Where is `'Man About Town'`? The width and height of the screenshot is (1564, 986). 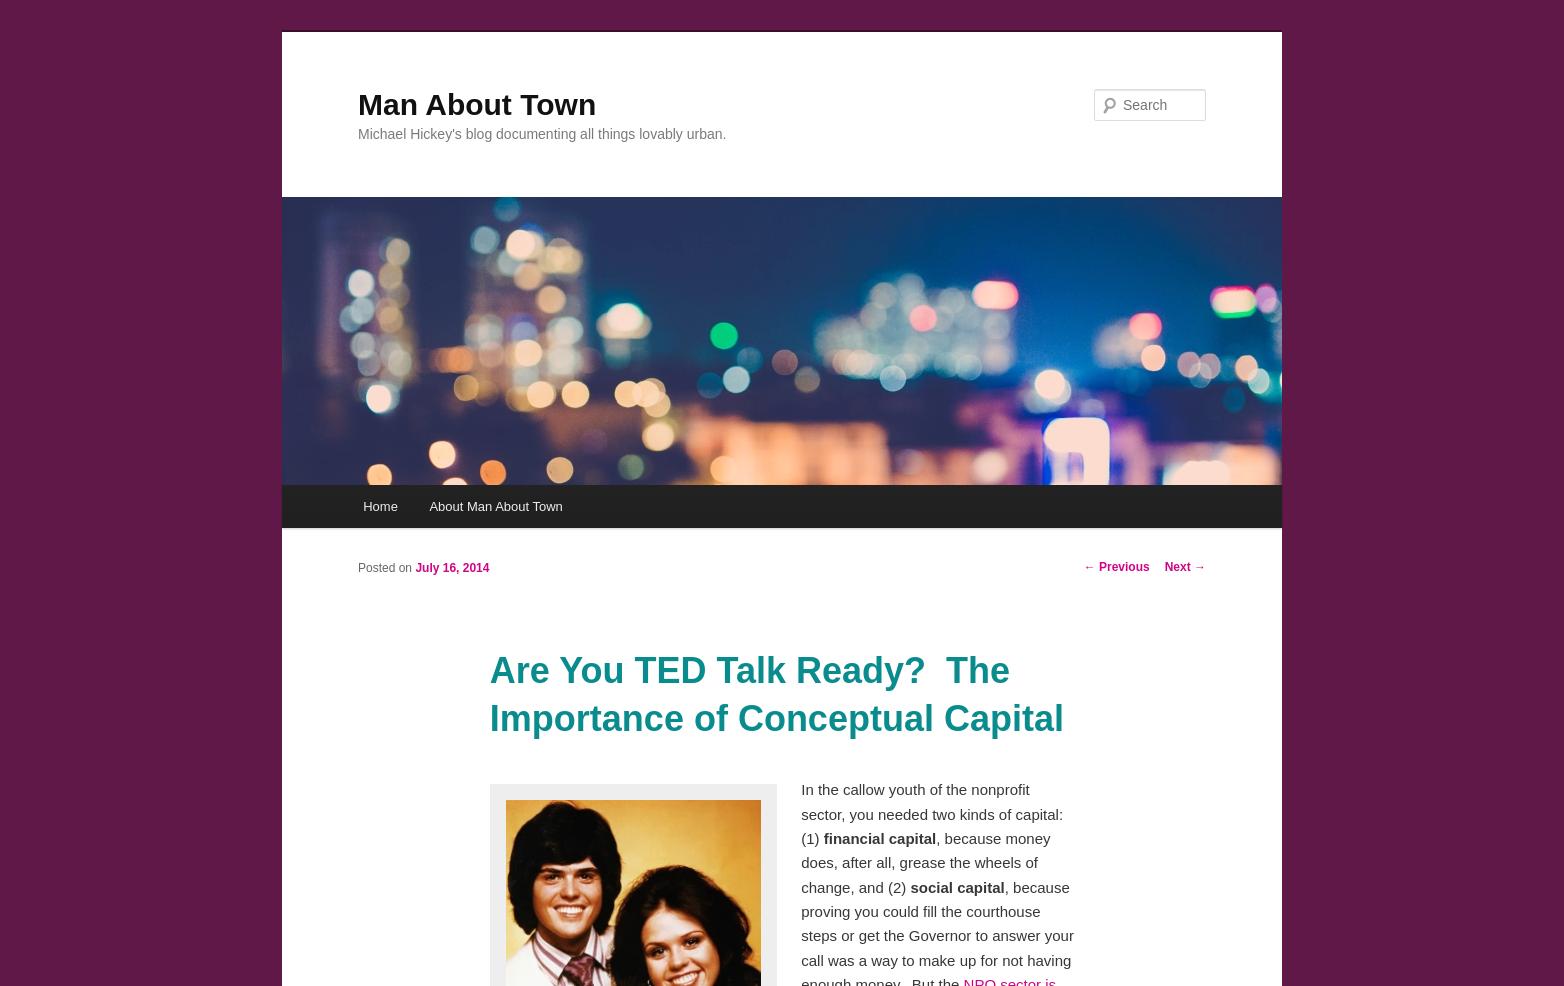 'Man About Town' is located at coordinates (477, 103).